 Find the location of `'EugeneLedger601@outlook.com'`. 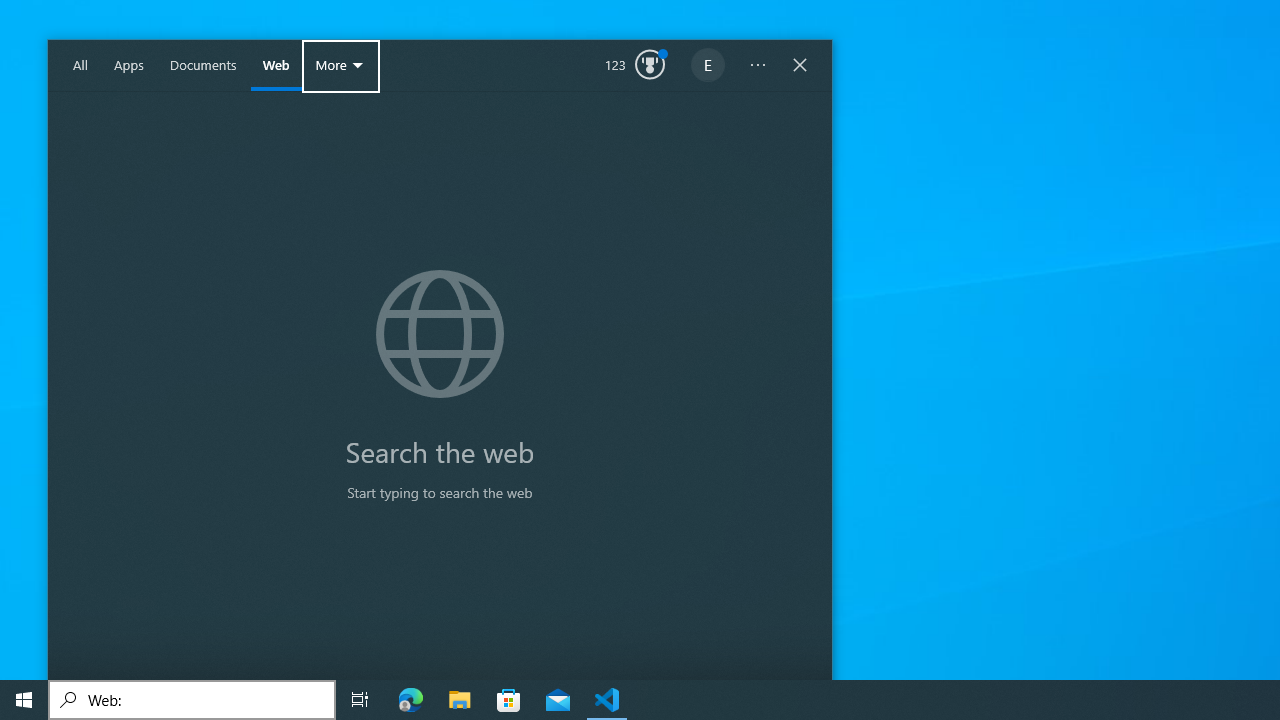

'EugeneLedger601@outlook.com' is located at coordinates (707, 65).